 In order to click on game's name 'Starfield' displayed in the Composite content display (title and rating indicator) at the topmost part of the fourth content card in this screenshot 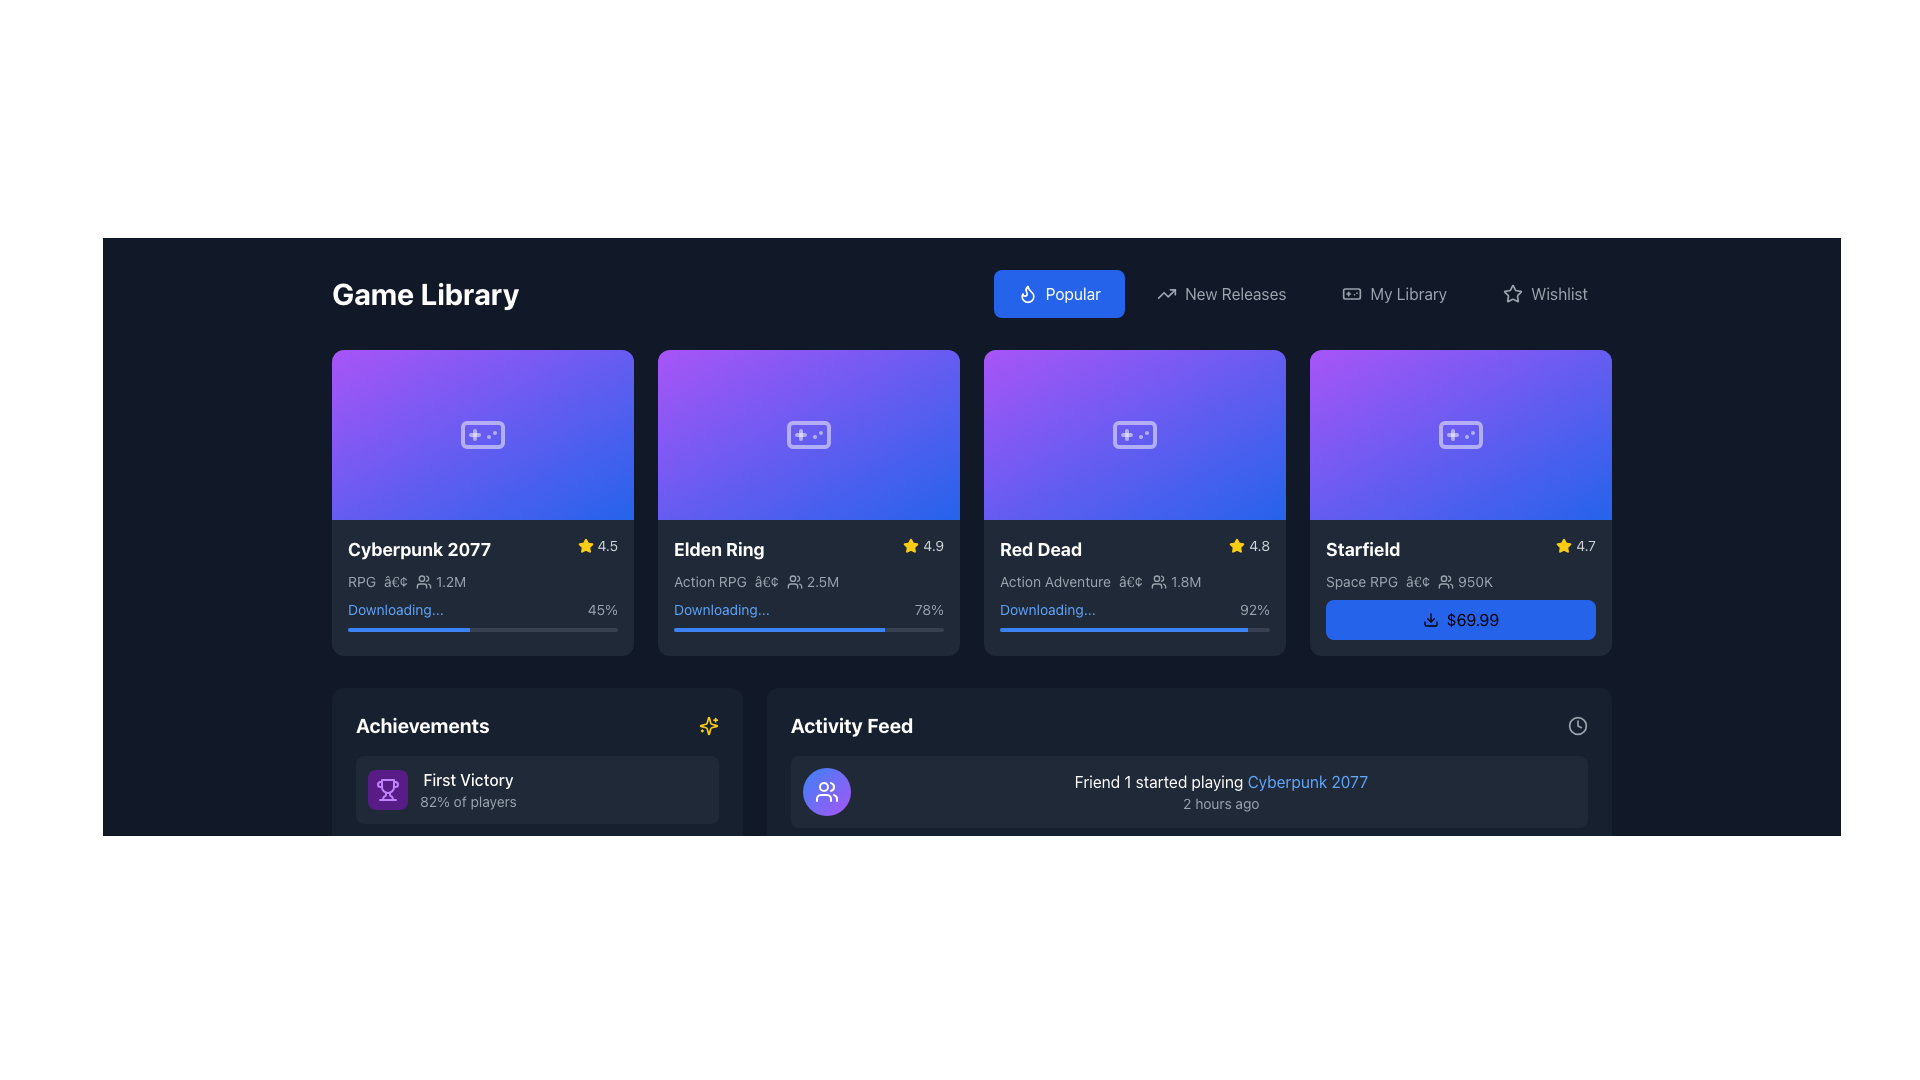, I will do `click(1460, 548)`.